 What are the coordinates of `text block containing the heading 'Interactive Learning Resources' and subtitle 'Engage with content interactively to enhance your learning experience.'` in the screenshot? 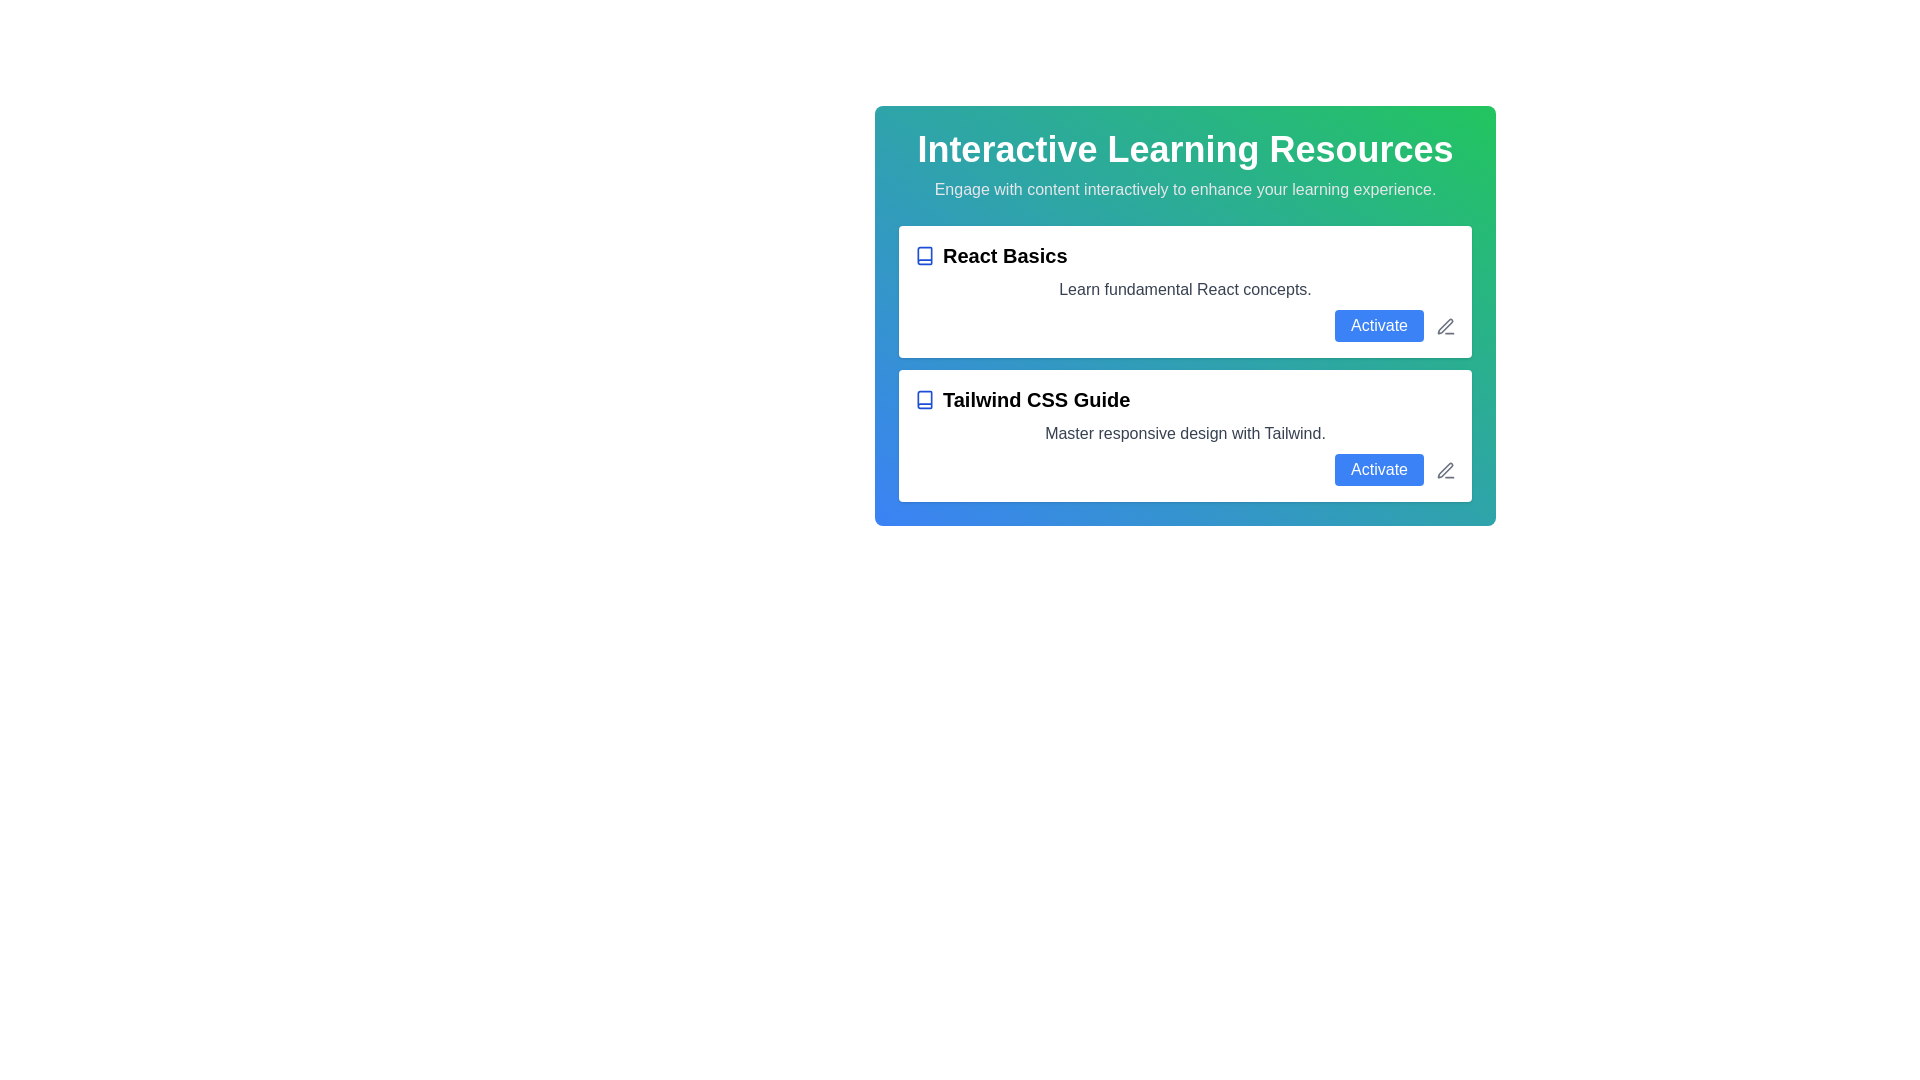 It's located at (1185, 164).